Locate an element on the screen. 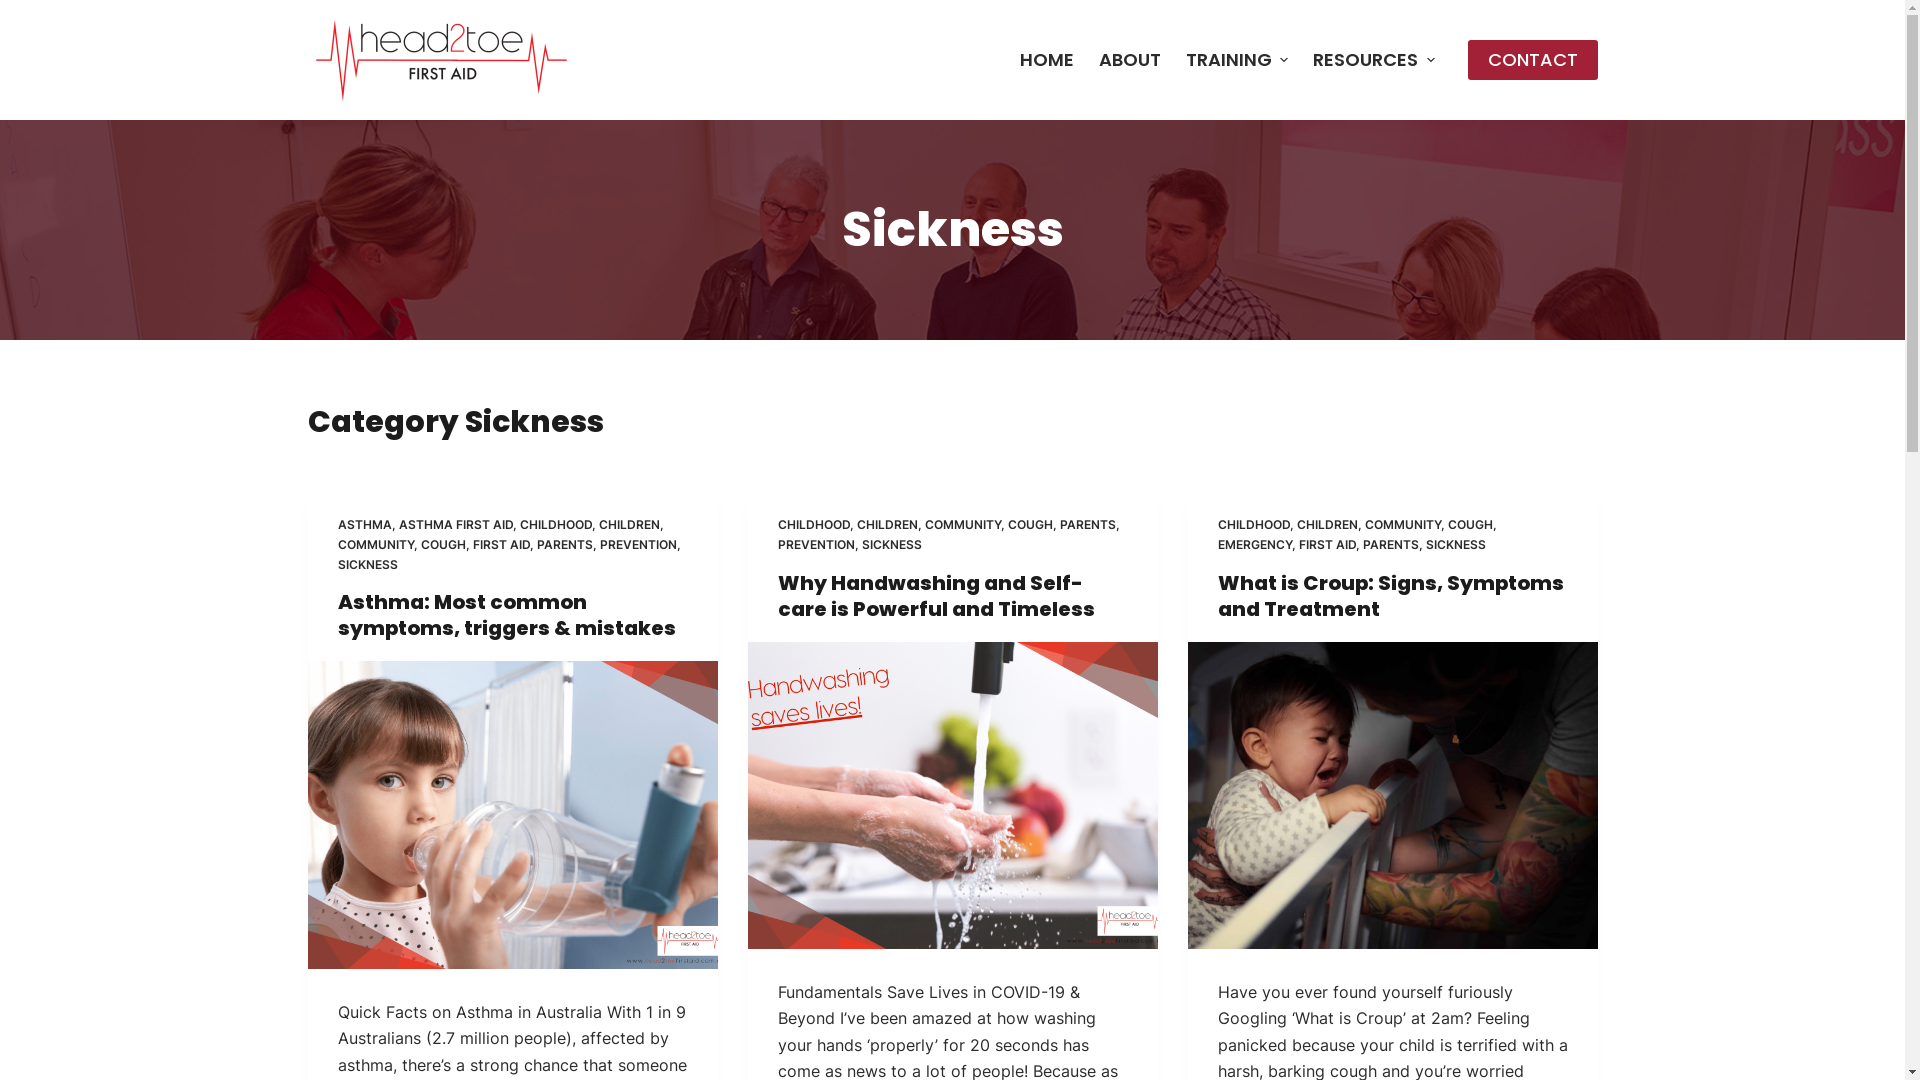  'CHILDREN' is located at coordinates (885, 523).